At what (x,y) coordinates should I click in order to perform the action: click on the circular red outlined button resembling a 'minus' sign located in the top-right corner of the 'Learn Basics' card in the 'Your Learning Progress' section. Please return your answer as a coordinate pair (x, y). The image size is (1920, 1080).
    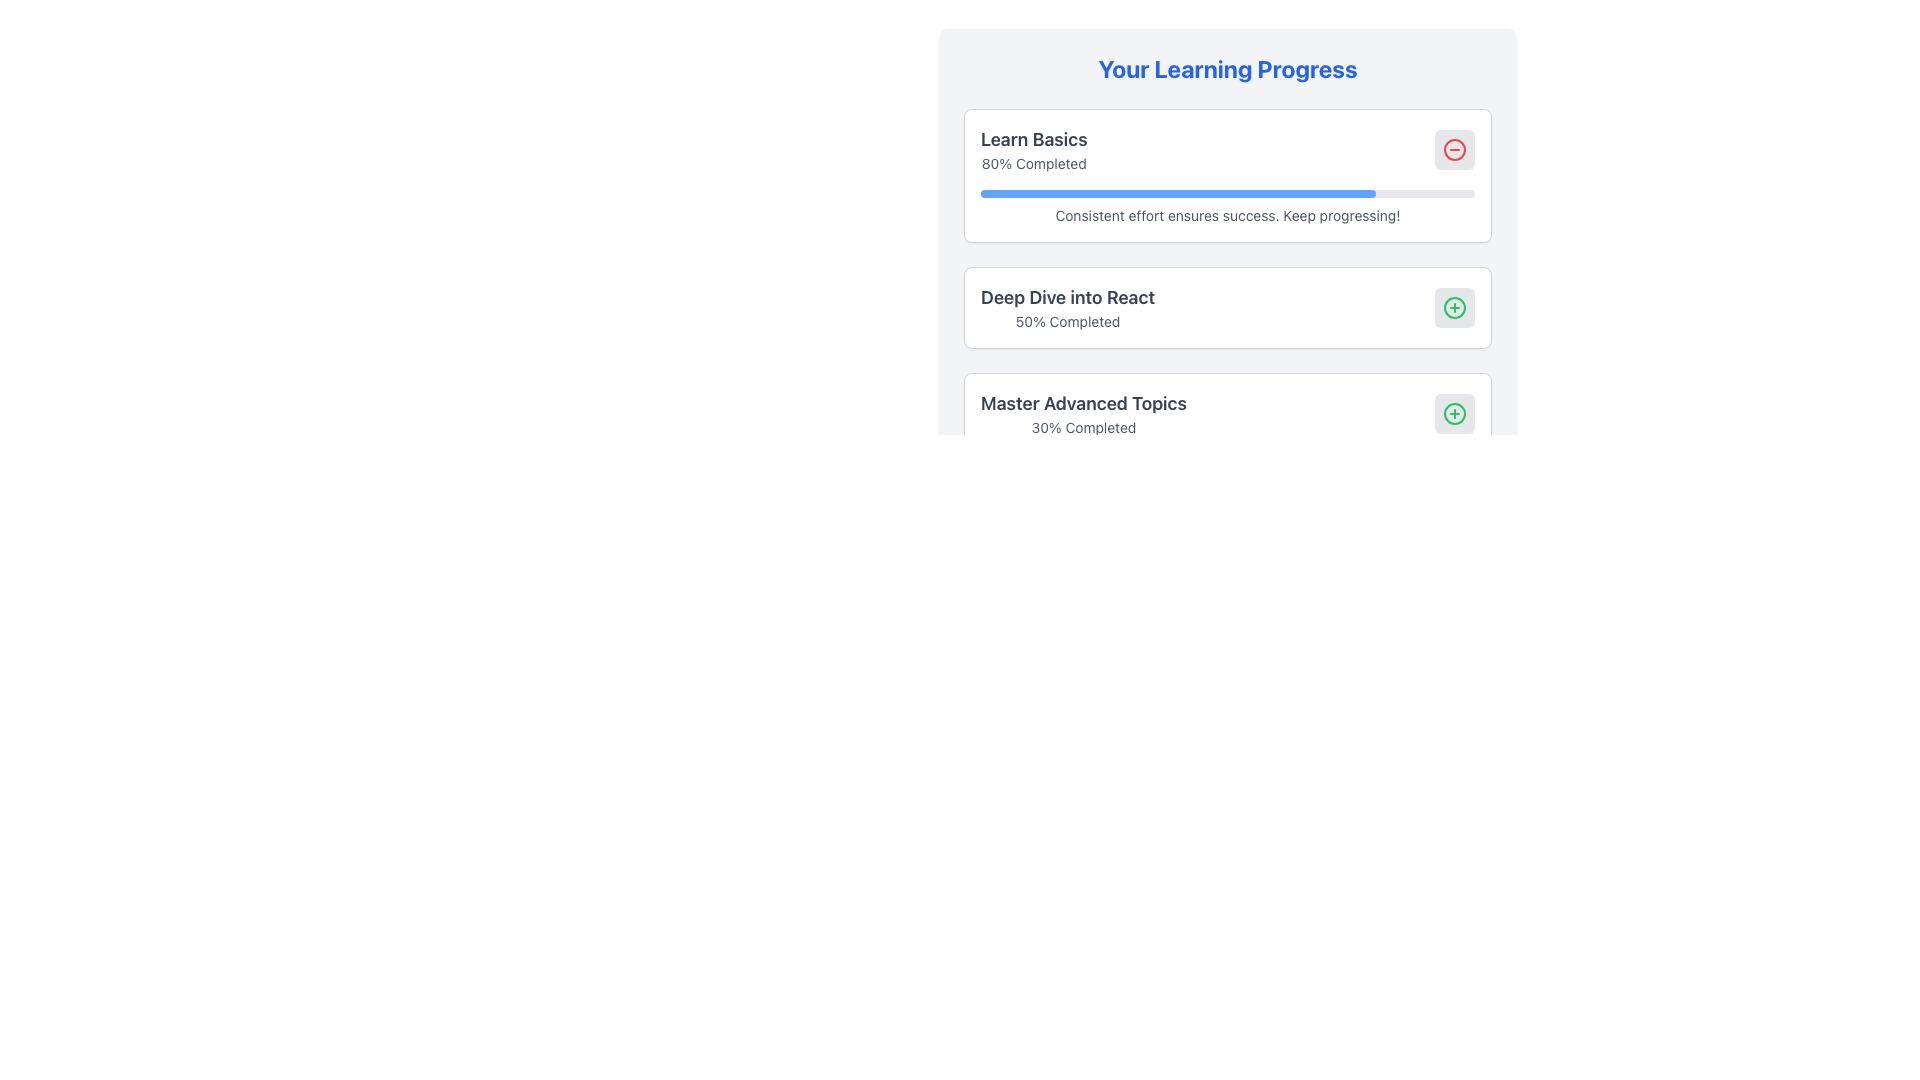
    Looking at the image, I should click on (1454, 149).